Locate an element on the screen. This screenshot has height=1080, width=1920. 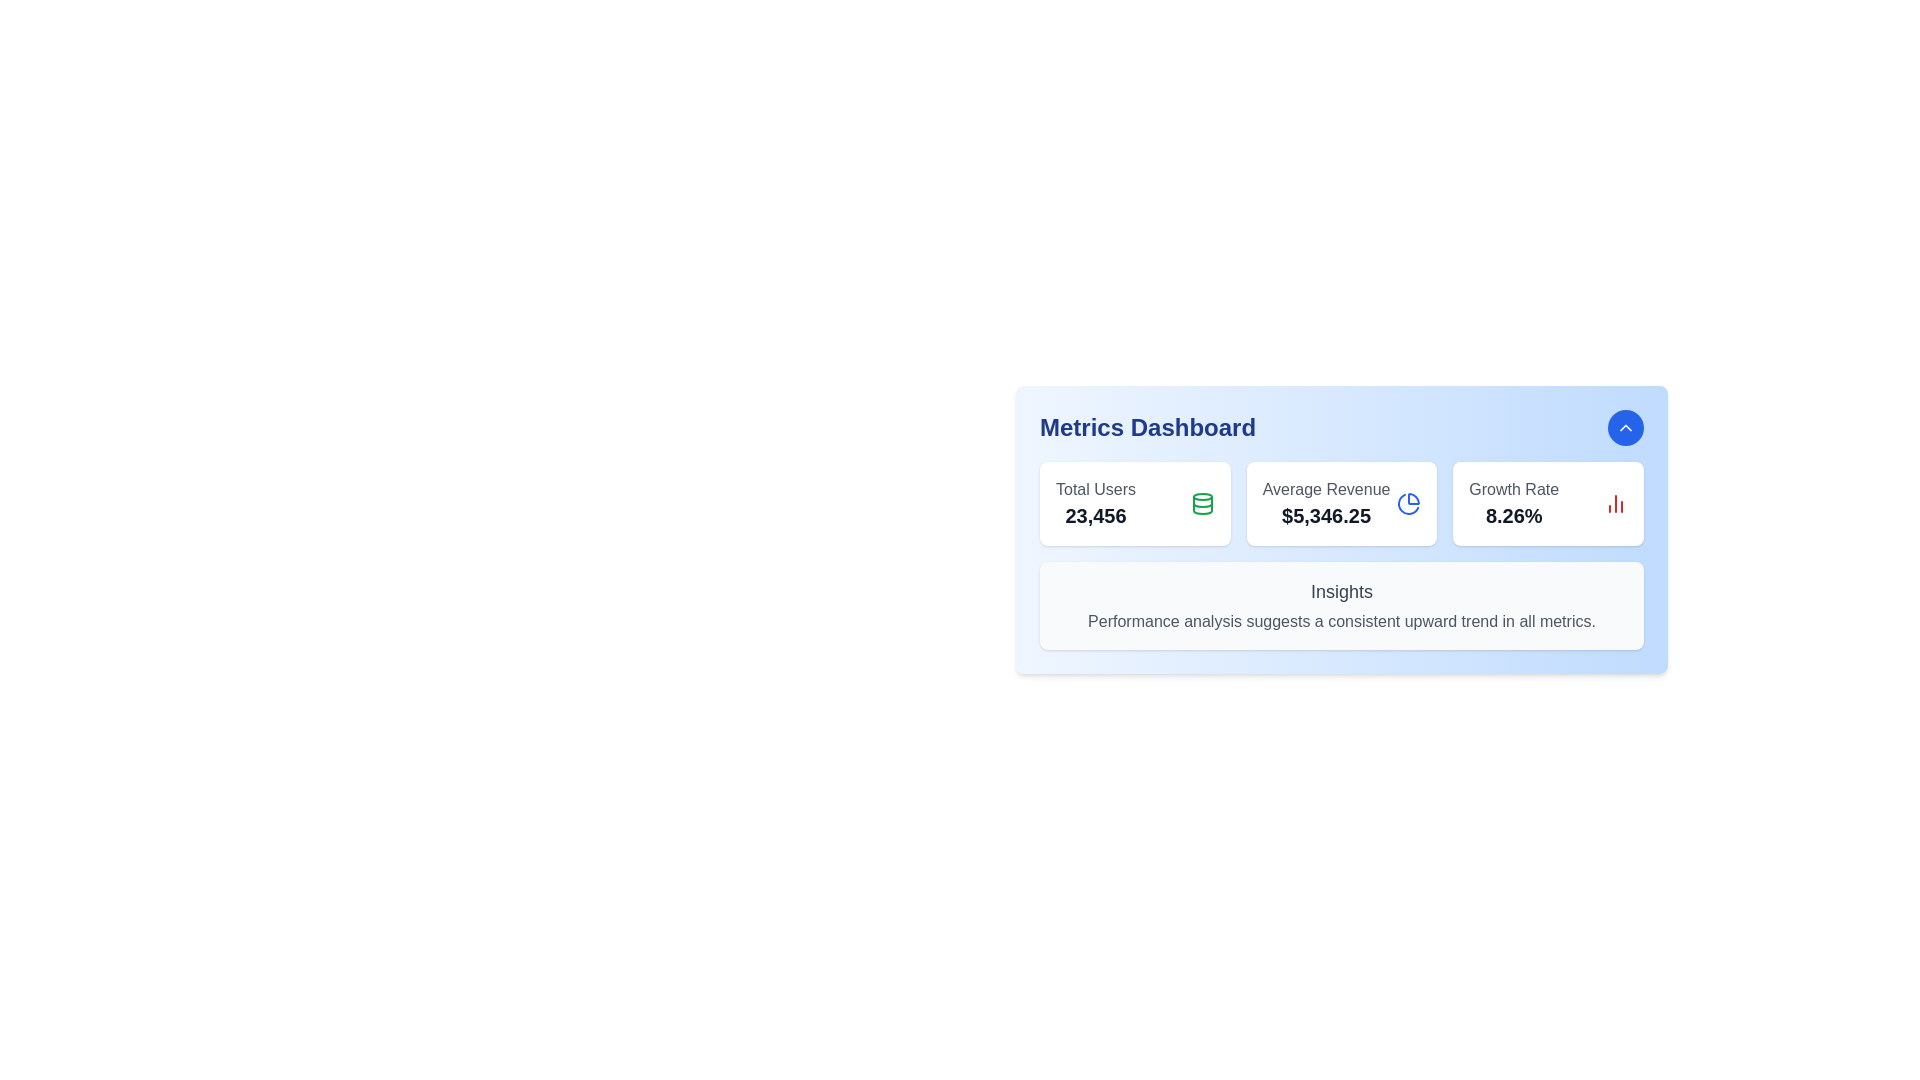
value displayed in the average revenue text element located in the metrics dashboard, which serves as a summary statistic is located at coordinates (1326, 515).